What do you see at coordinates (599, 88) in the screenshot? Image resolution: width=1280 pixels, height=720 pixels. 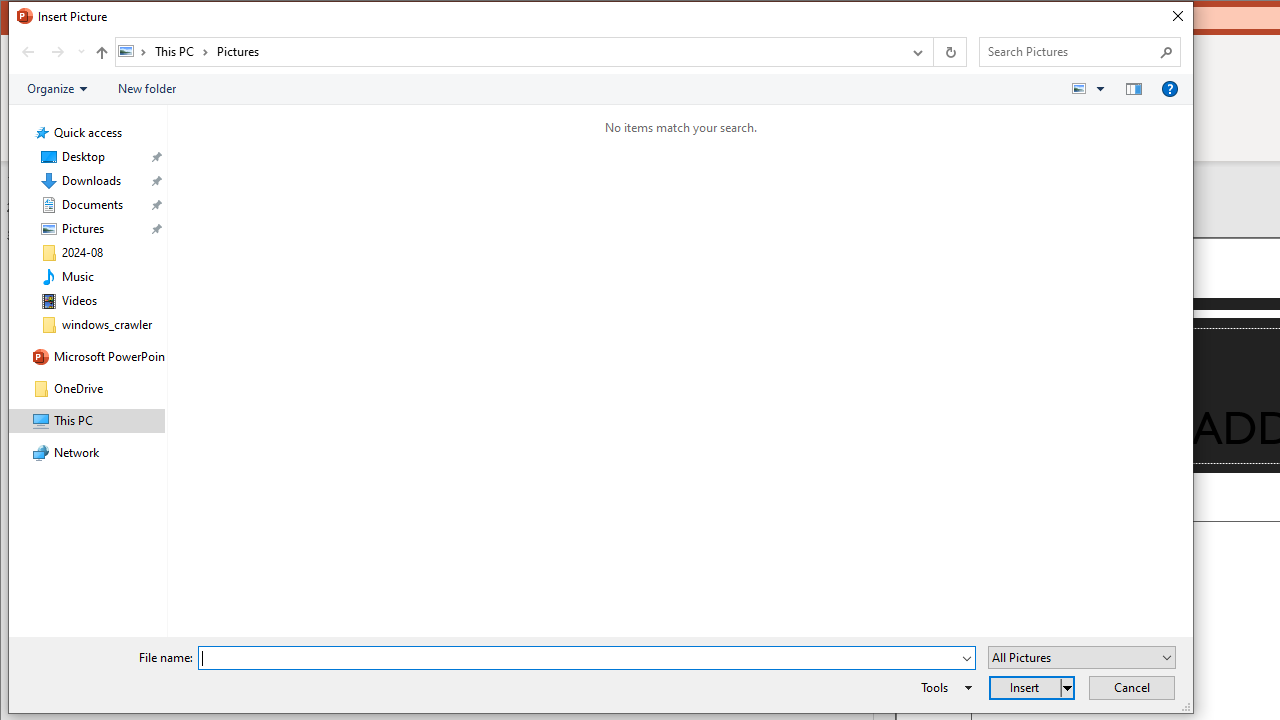 I see `'Command Module'` at bounding box center [599, 88].